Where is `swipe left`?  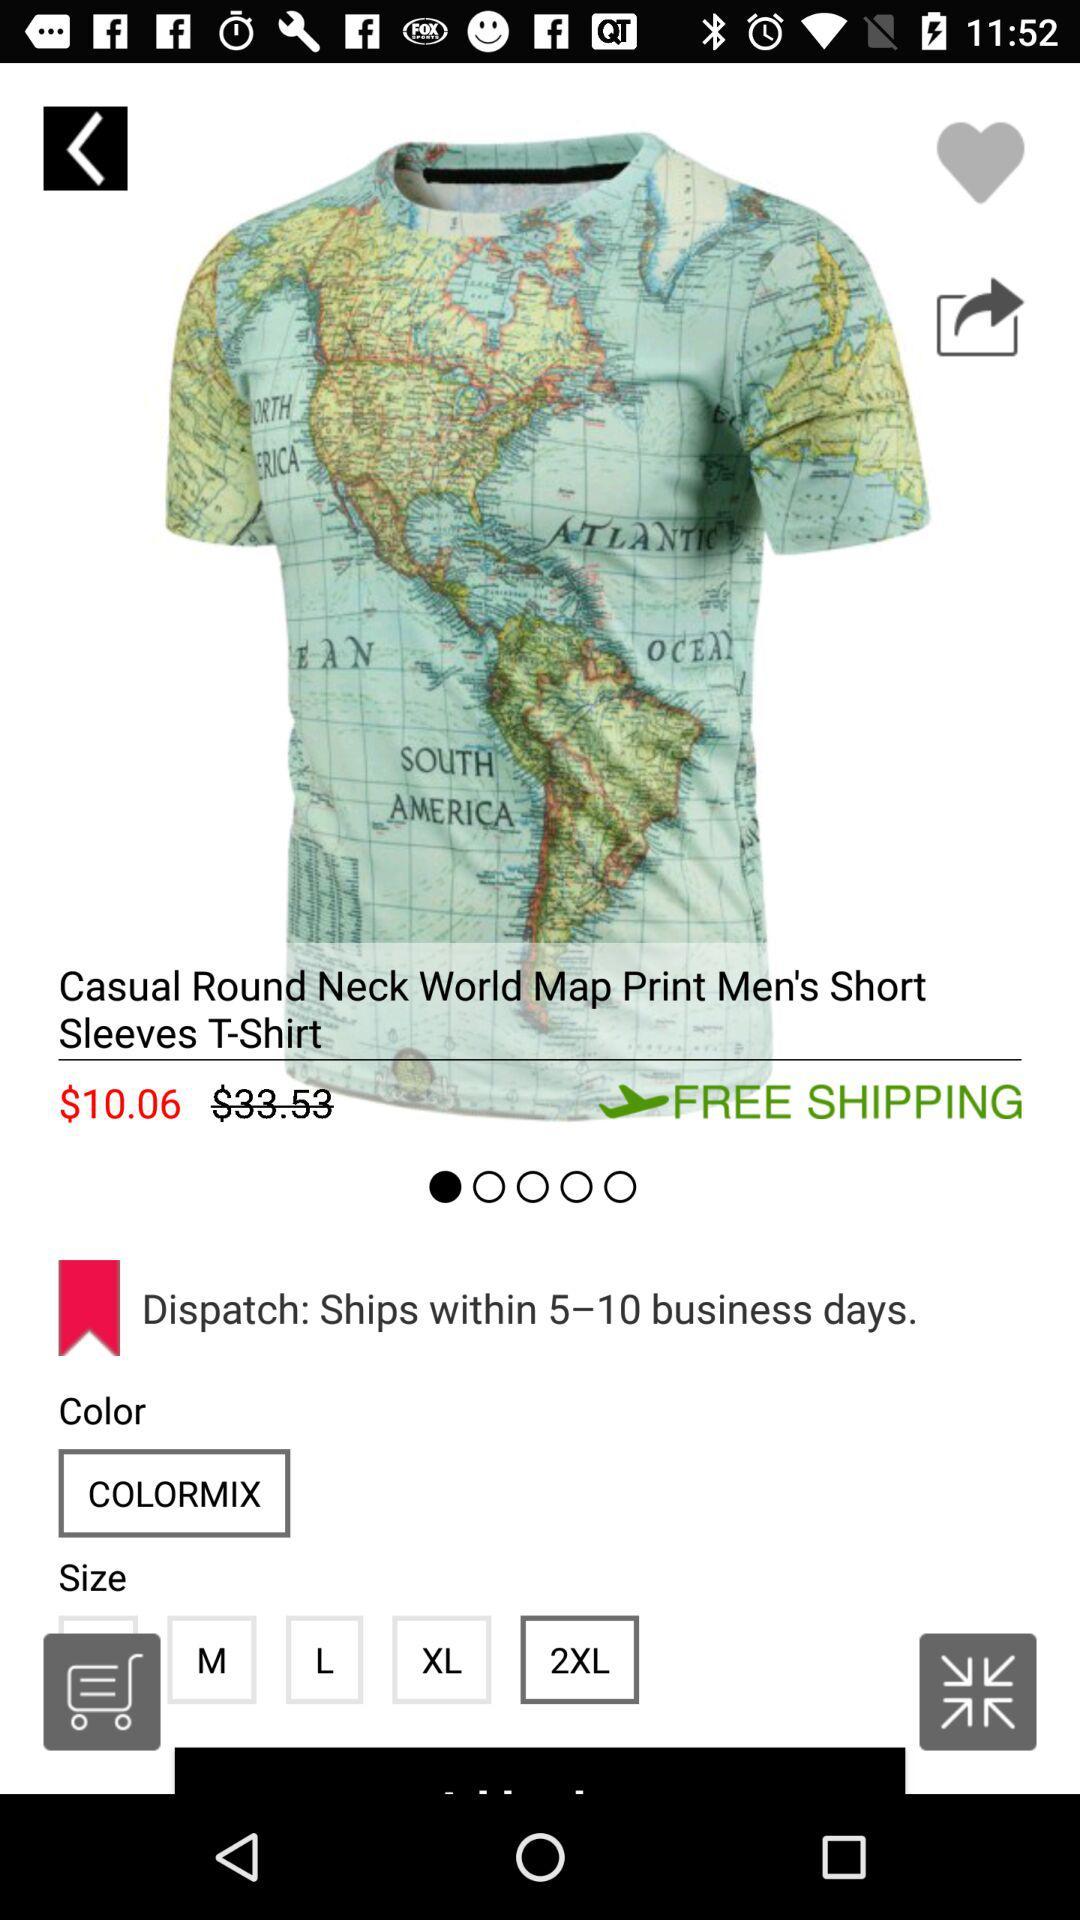
swipe left is located at coordinates (540, 602).